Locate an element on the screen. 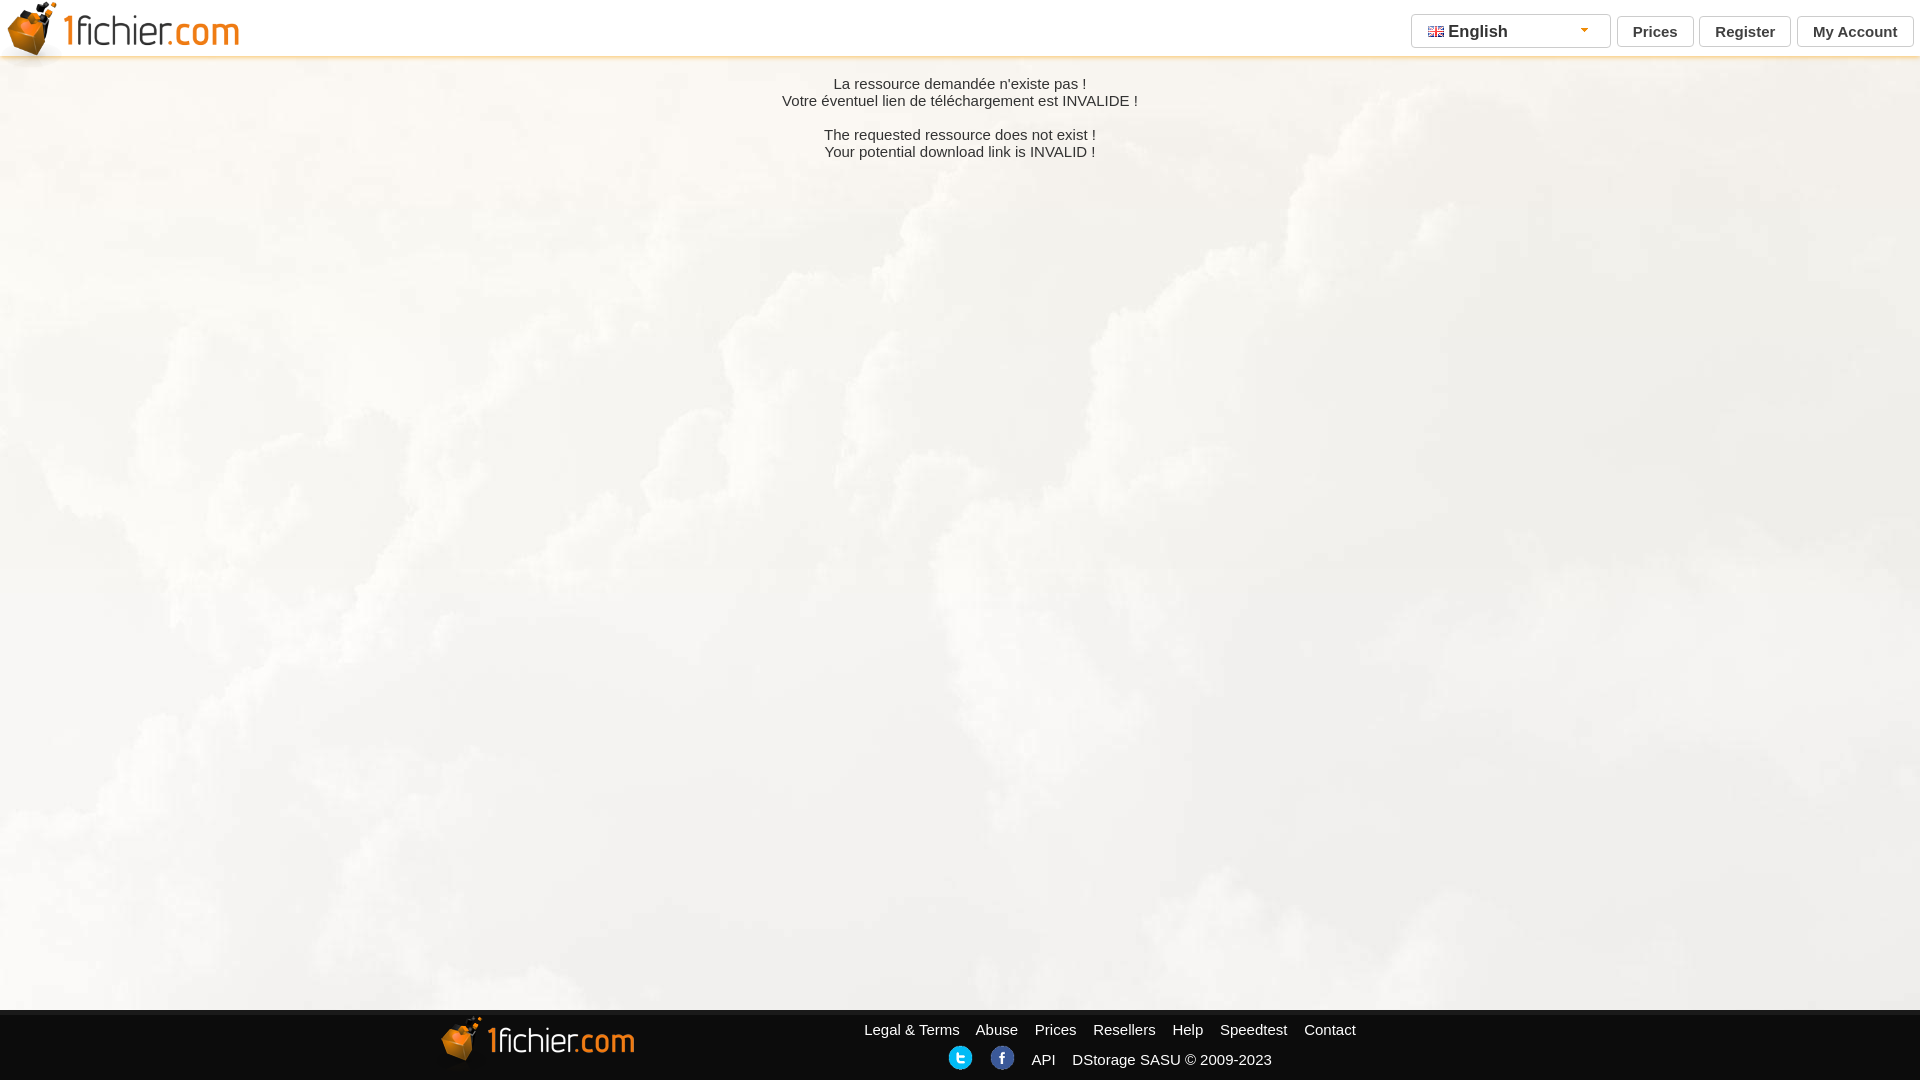 This screenshot has height=1080, width=1920. 'Abuse' is located at coordinates (997, 1029).